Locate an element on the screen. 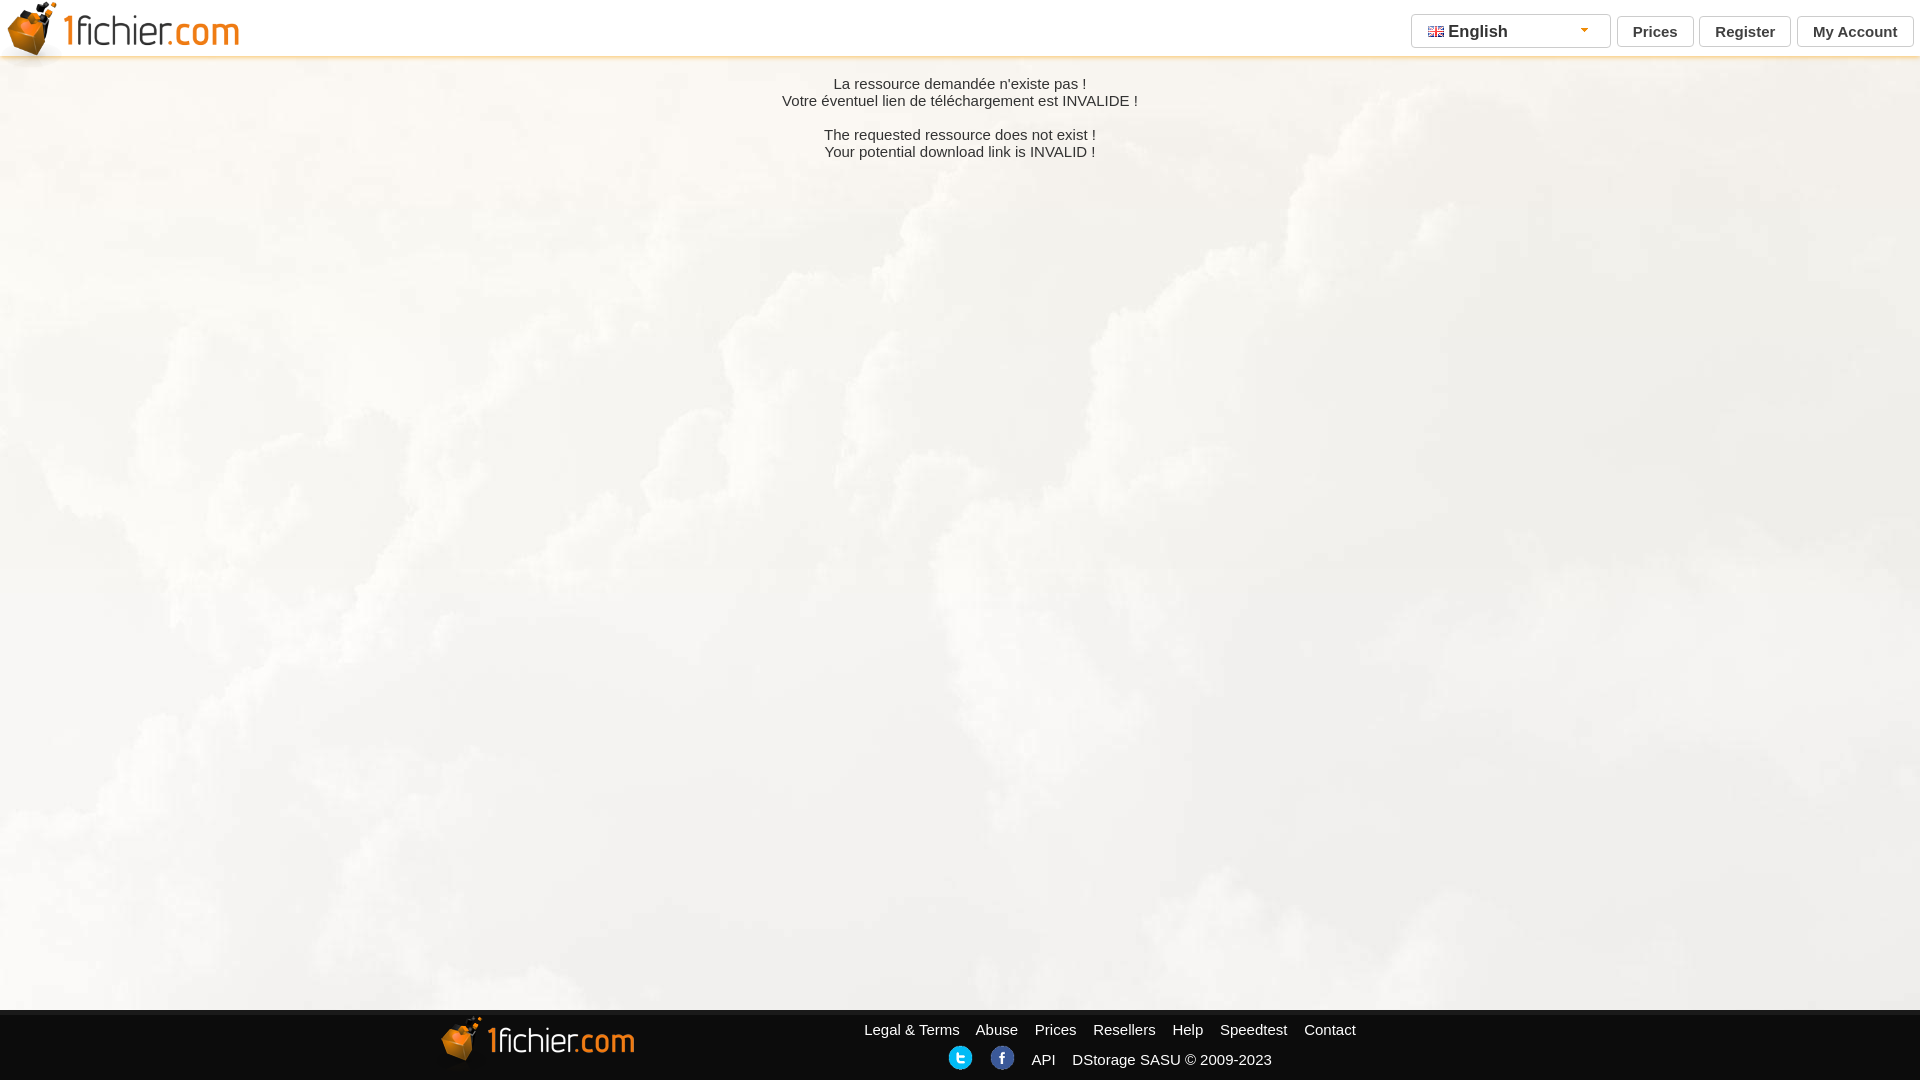 This screenshot has height=1080, width=1920. 'Abuse' is located at coordinates (997, 1029).